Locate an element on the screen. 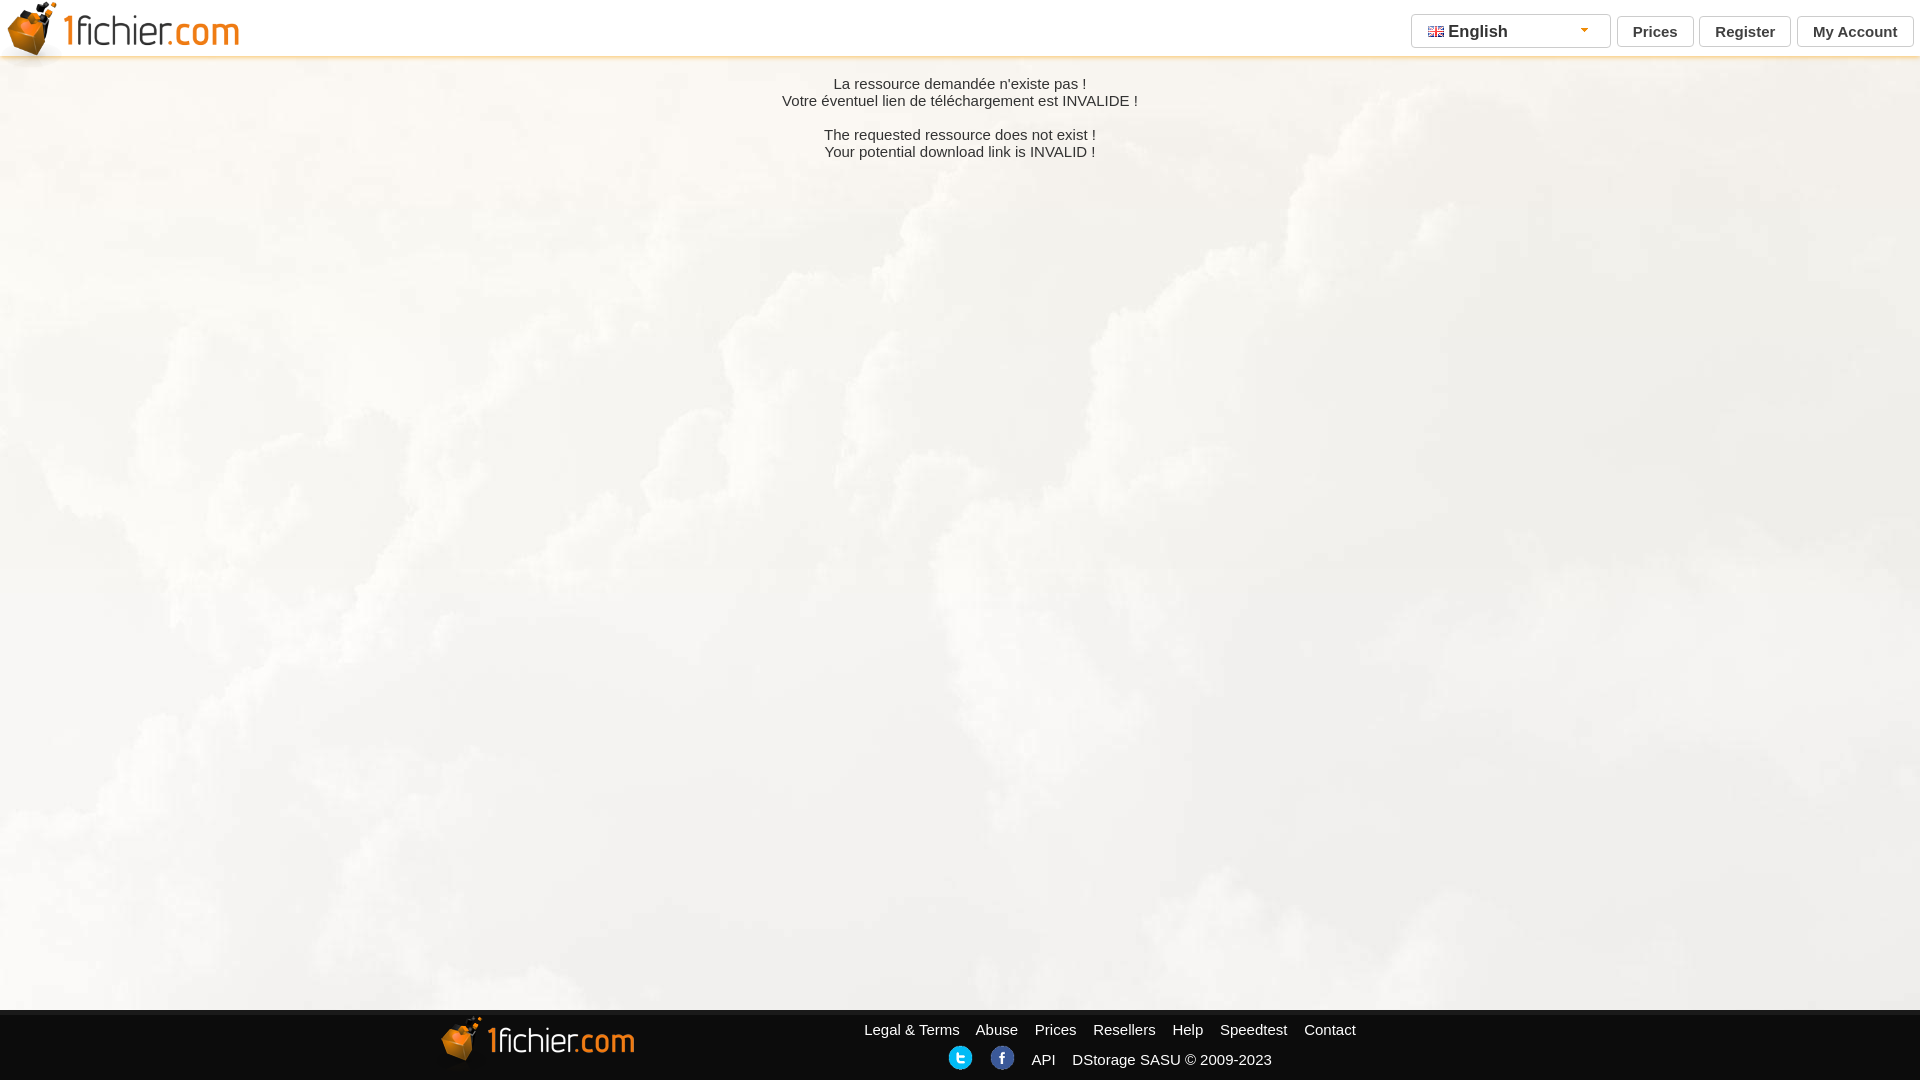 This screenshot has height=1080, width=1920. 'Abuse' is located at coordinates (997, 1029).